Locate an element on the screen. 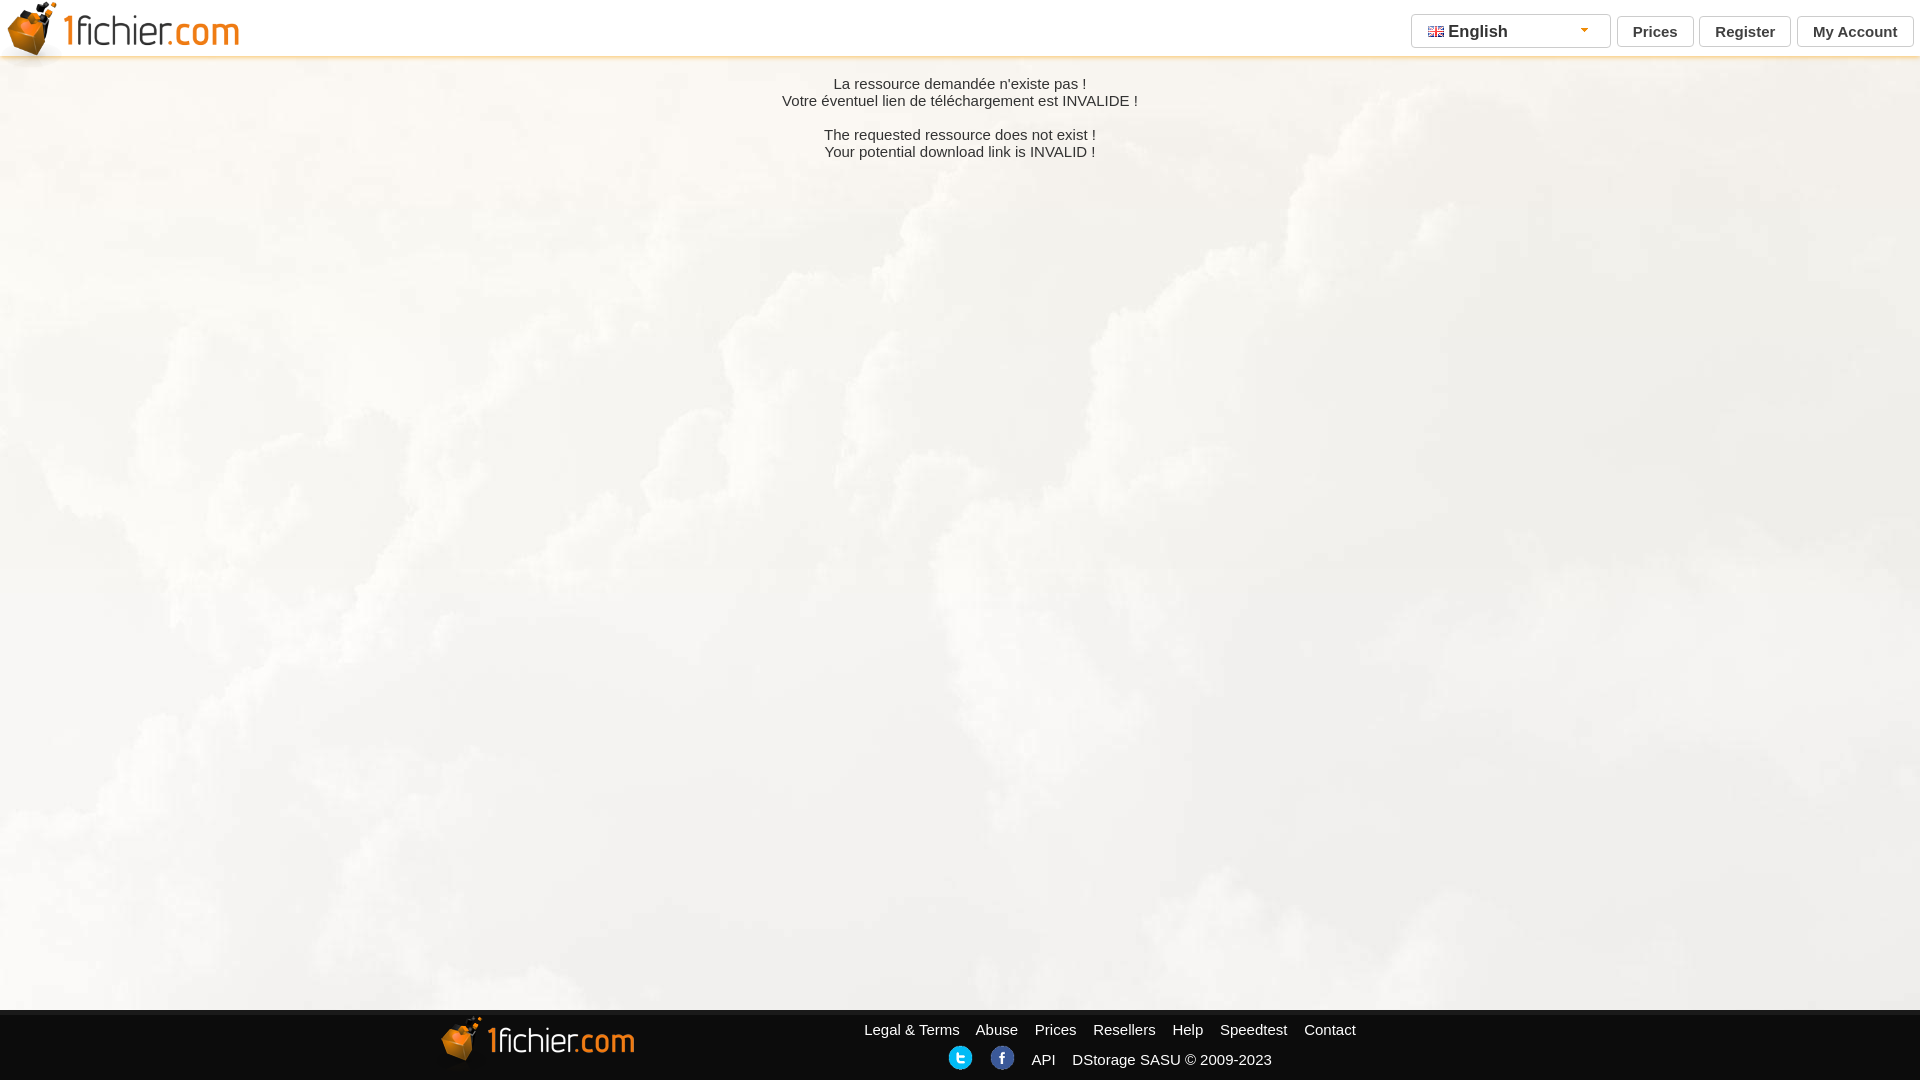 This screenshot has height=1080, width=1920. 'Abuse' is located at coordinates (997, 1029).